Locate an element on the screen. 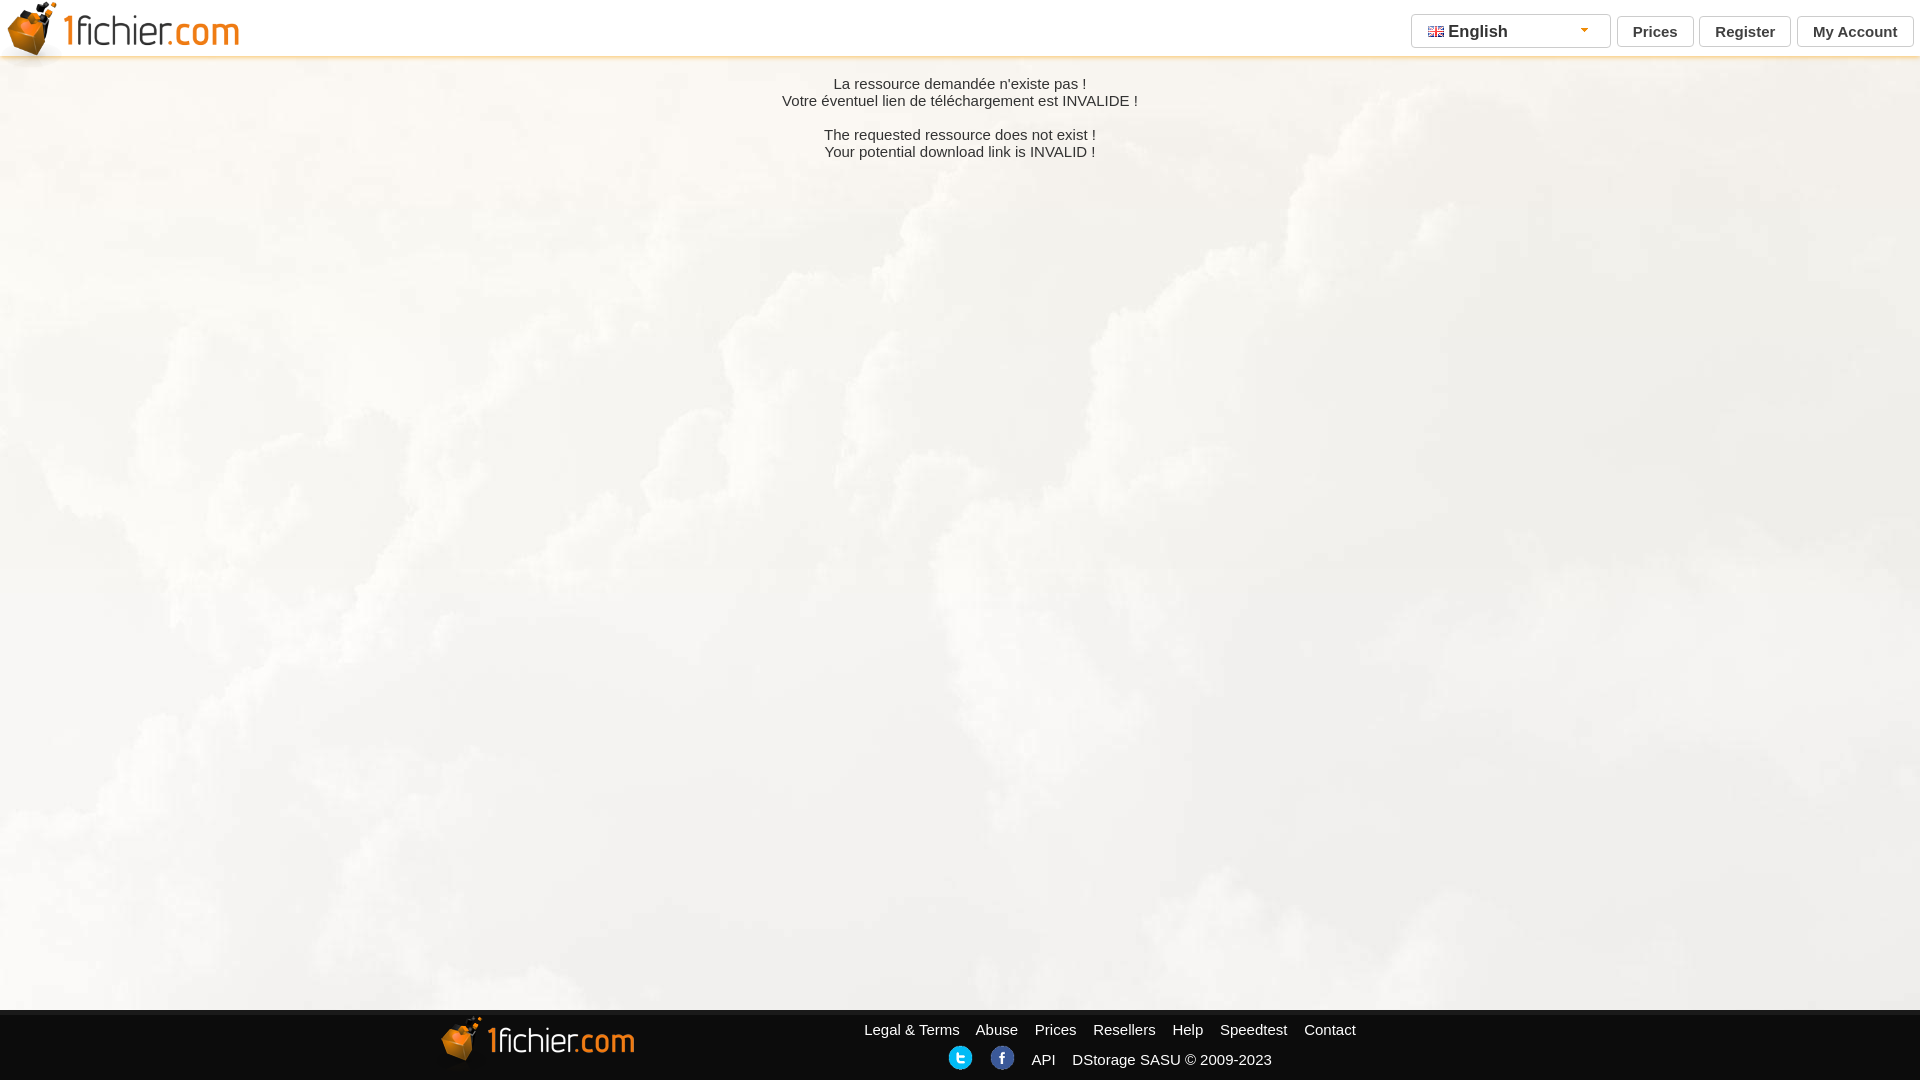 This screenshot has height=1080, width=1920. 'Abuse' is located at coordinates (997, 1029).